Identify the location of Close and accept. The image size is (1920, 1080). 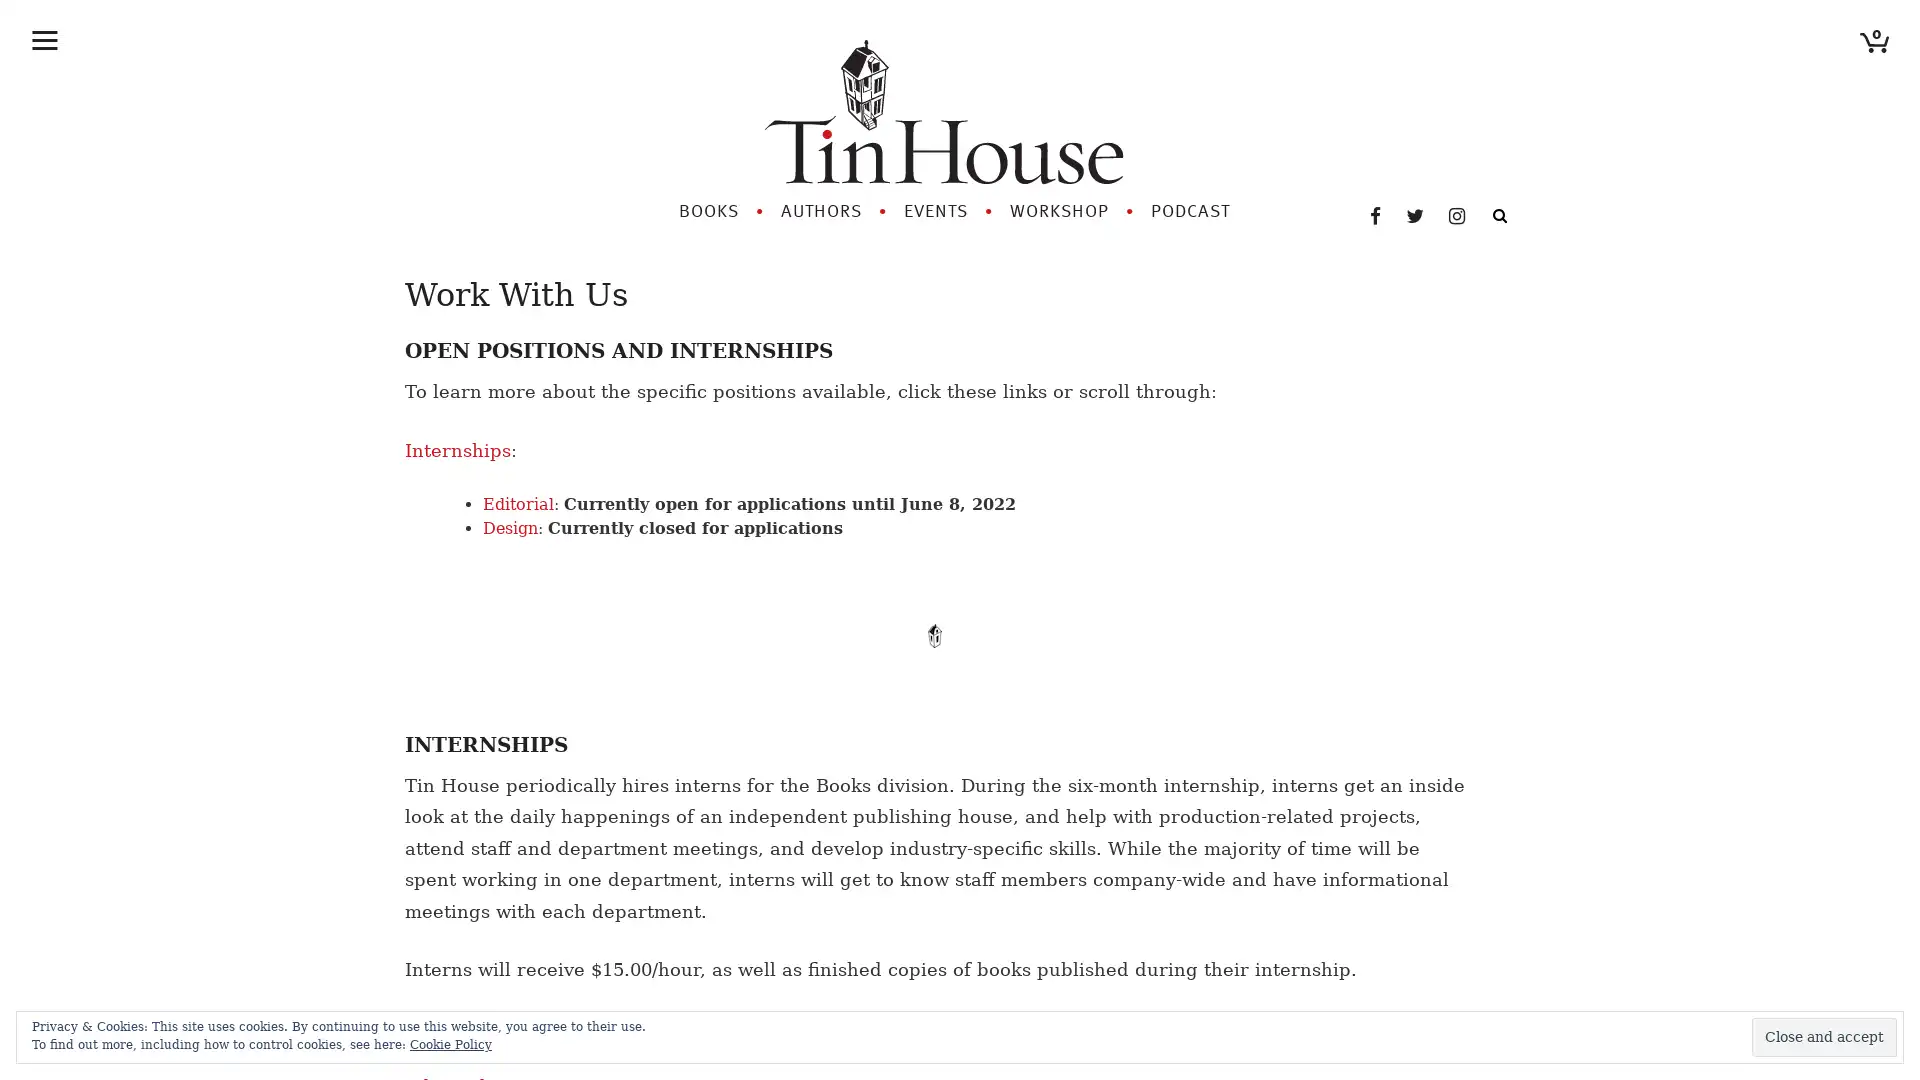
(1824, 1036).